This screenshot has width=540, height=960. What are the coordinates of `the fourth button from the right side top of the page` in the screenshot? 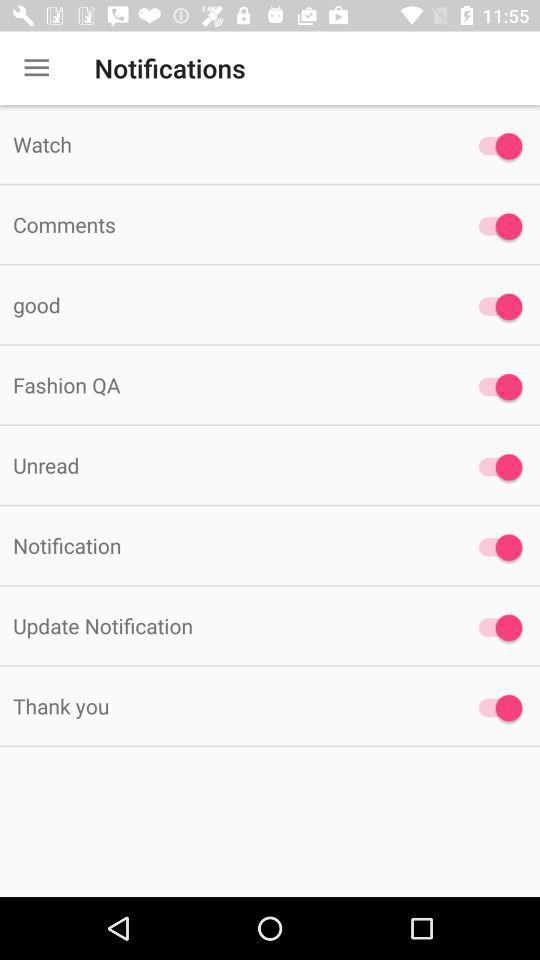 It's located at (494, 385).